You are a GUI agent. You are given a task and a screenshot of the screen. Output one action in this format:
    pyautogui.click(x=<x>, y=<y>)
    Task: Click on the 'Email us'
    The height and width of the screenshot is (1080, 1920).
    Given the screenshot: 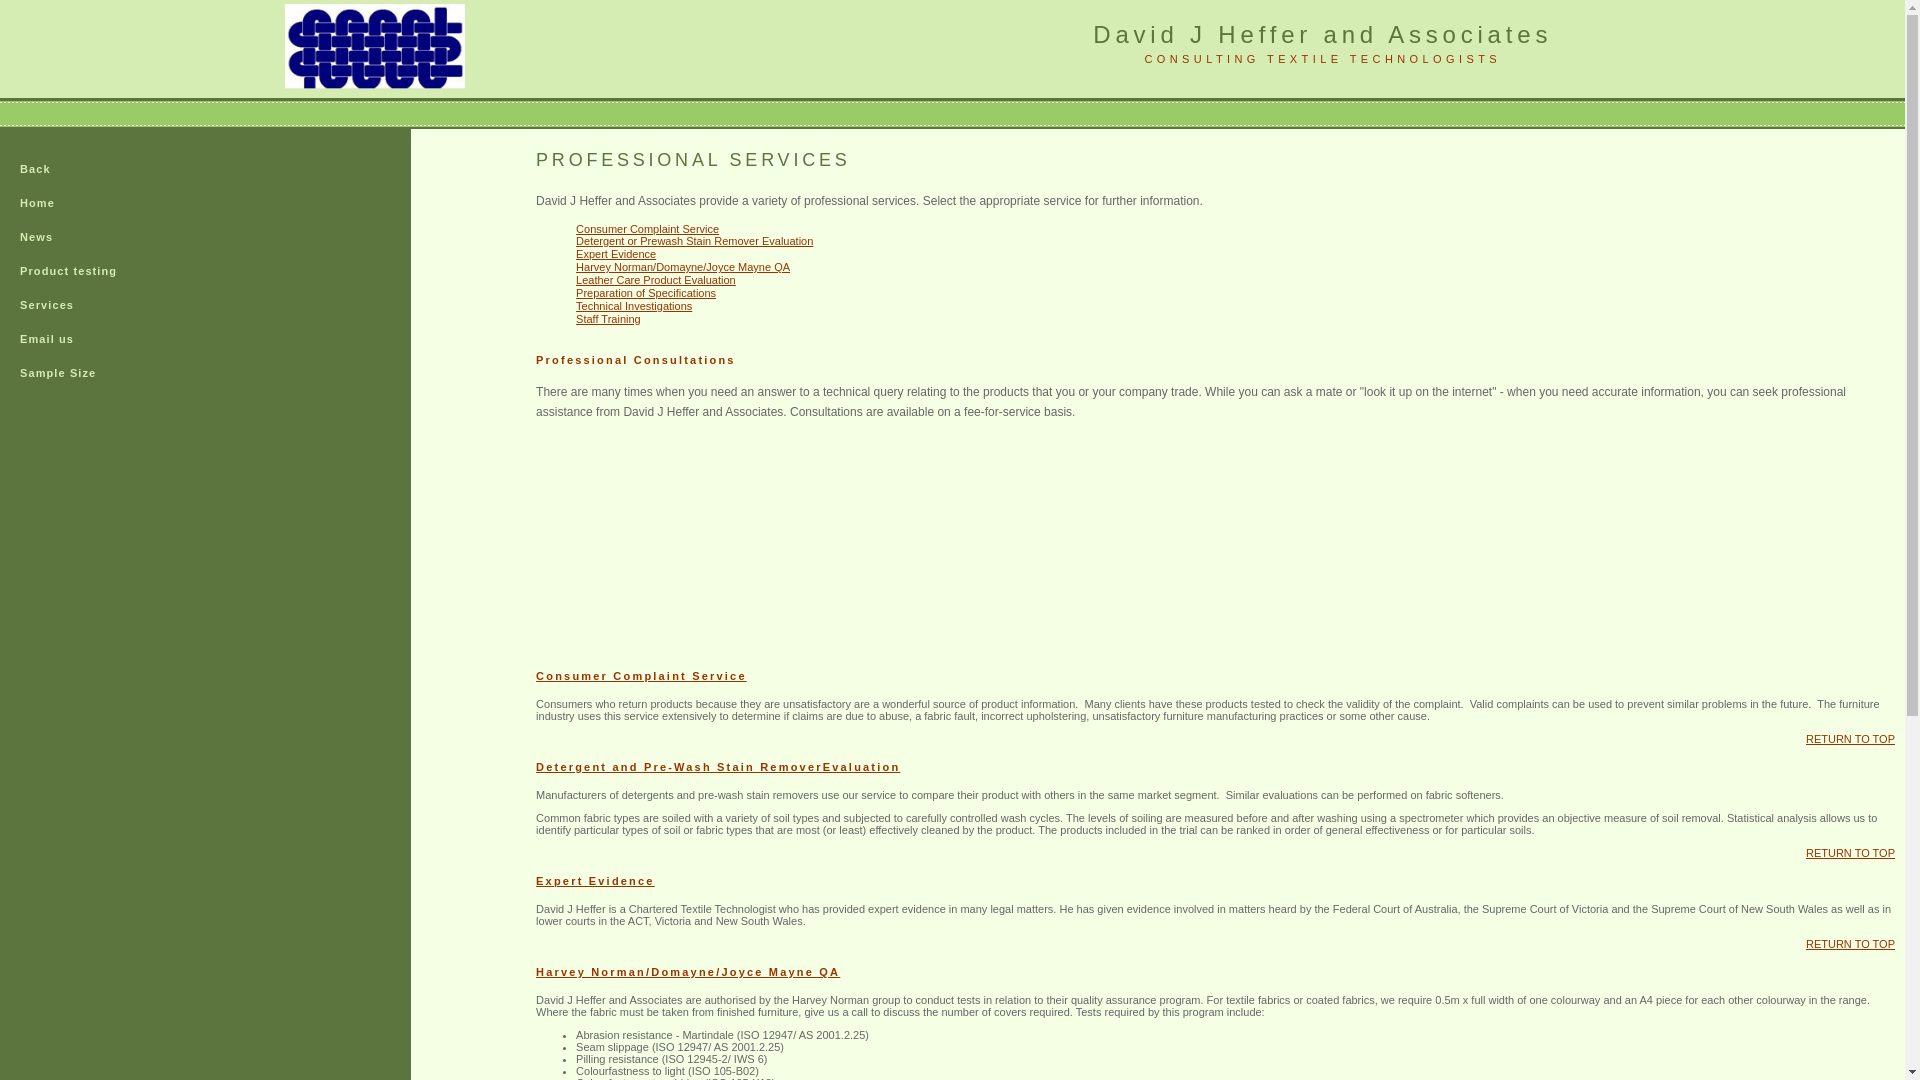 What is the action you would take?
    pyautogui.click(x=81, y=338)
    